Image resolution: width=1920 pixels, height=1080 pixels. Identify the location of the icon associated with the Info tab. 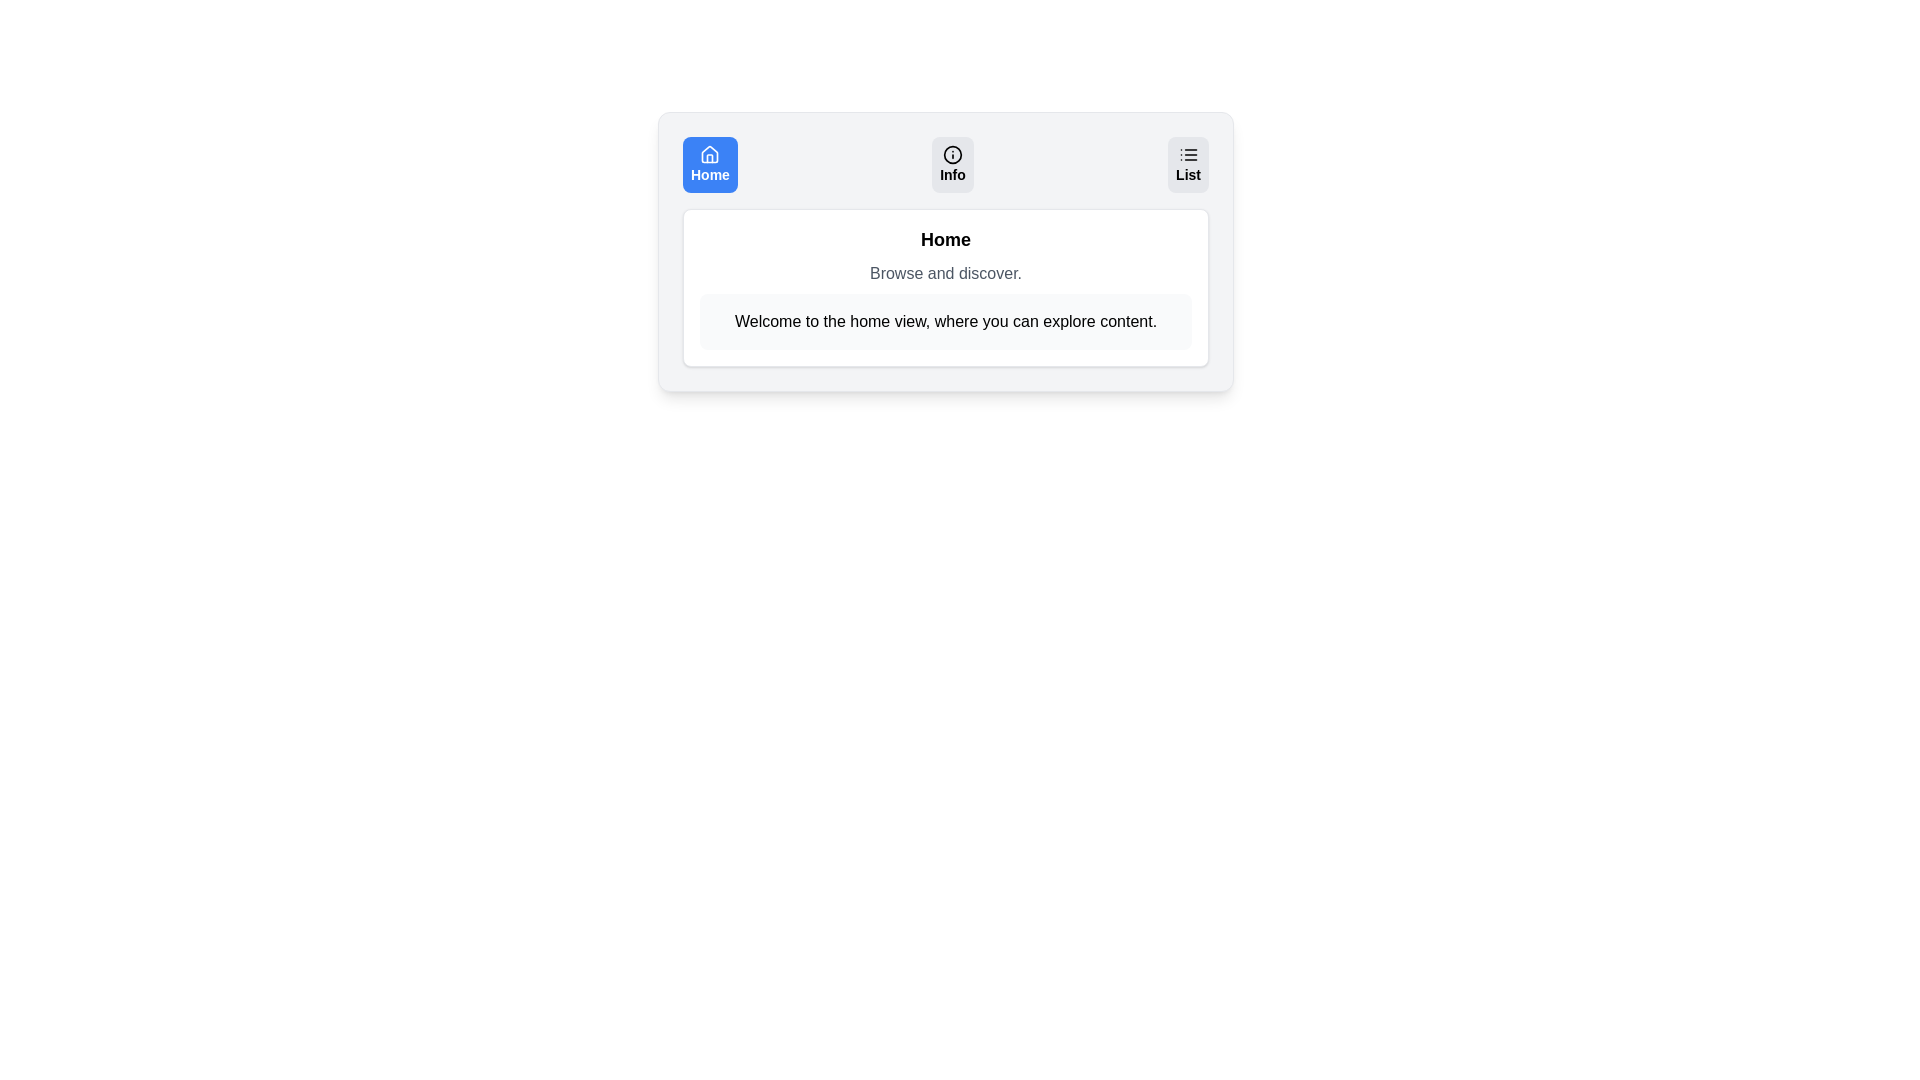
(952, 153).